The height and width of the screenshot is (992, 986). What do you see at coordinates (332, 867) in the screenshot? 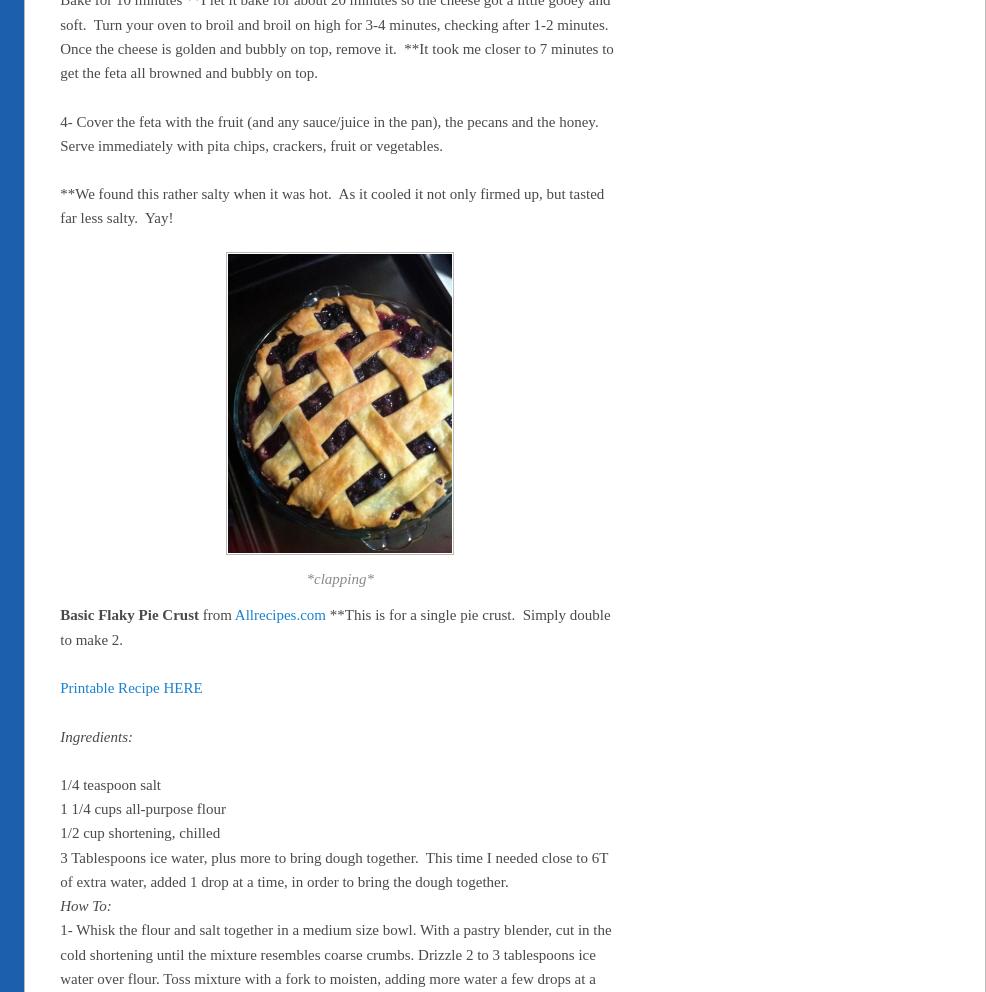
I see `'3 Tablespoons ice water, plus more to bring dough together.  This time I needed close to 6T of extra water, added 1 drop at a time, in order to bring the dough together.'` at bounding box center [332, 867].